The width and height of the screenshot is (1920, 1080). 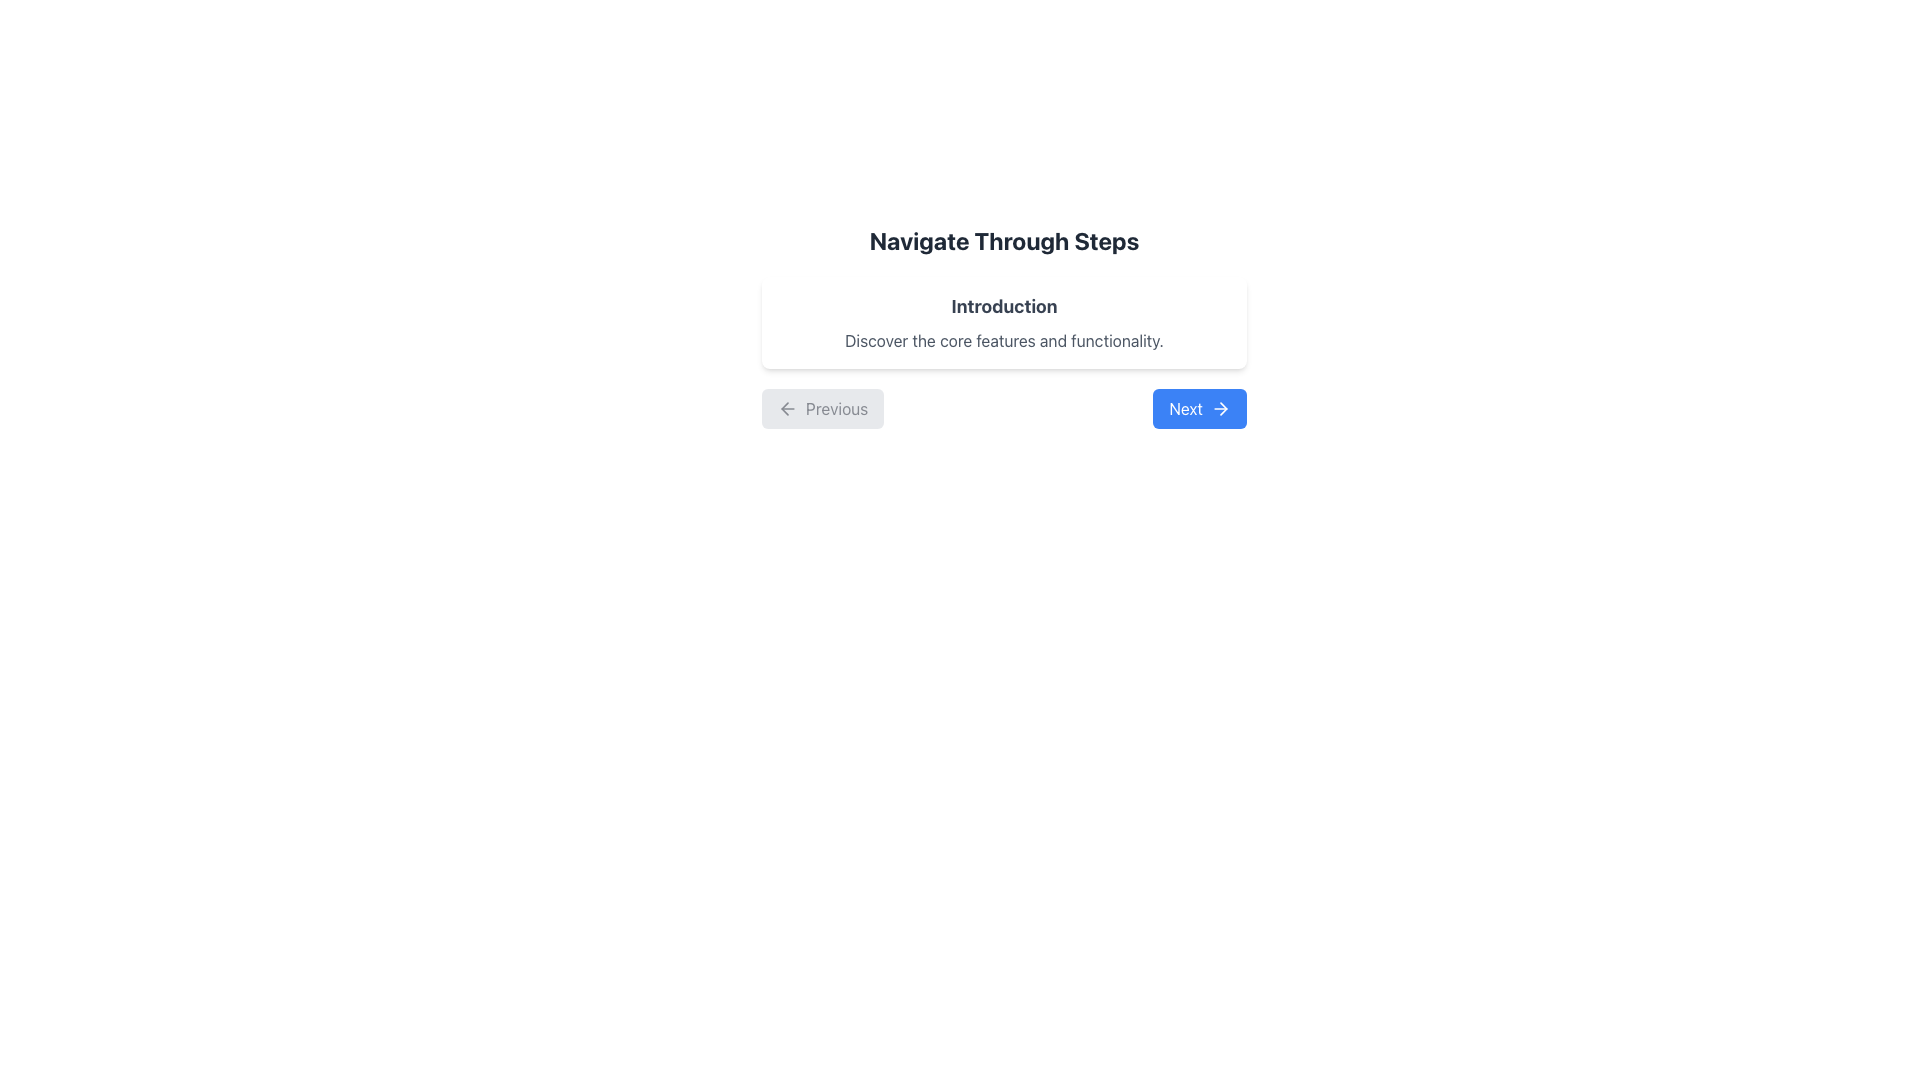 I want to click on the 'Previous' button located at the bottom-left corner of the navigation section, so click(x=823, y=407).